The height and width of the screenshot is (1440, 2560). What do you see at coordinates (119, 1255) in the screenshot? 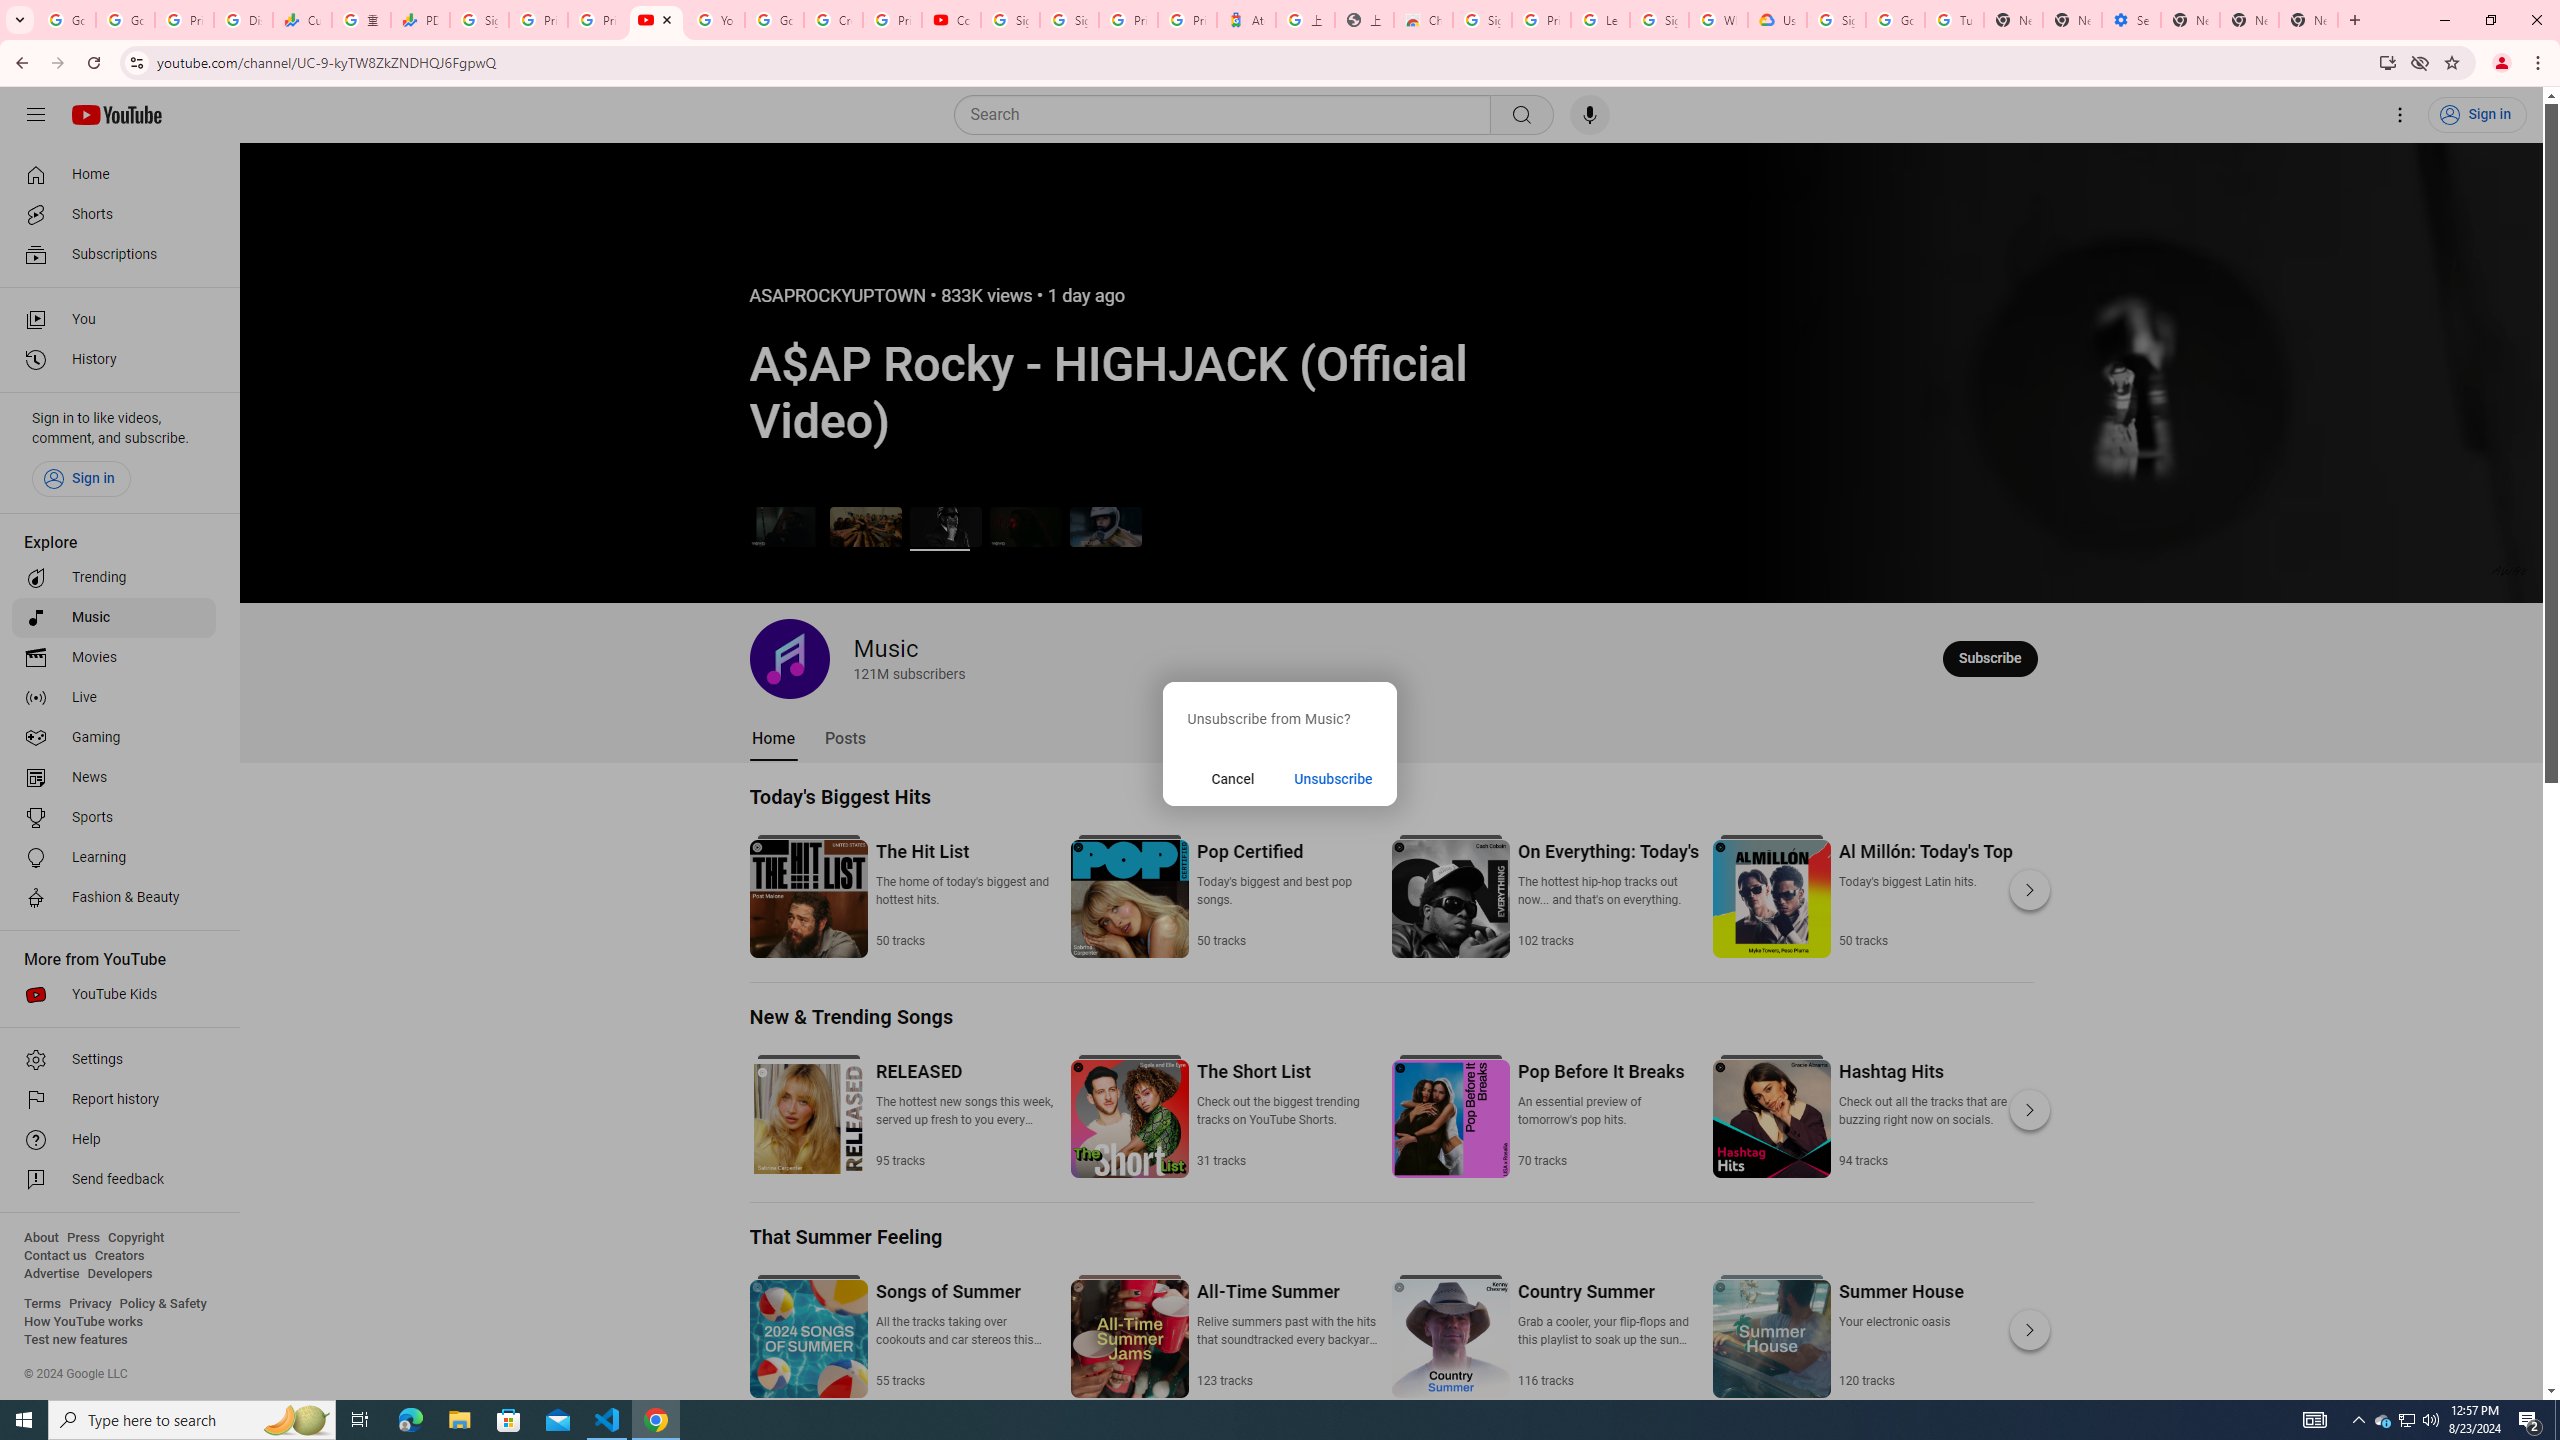
I see `'Creators'` at bounding box center [119, 1255].